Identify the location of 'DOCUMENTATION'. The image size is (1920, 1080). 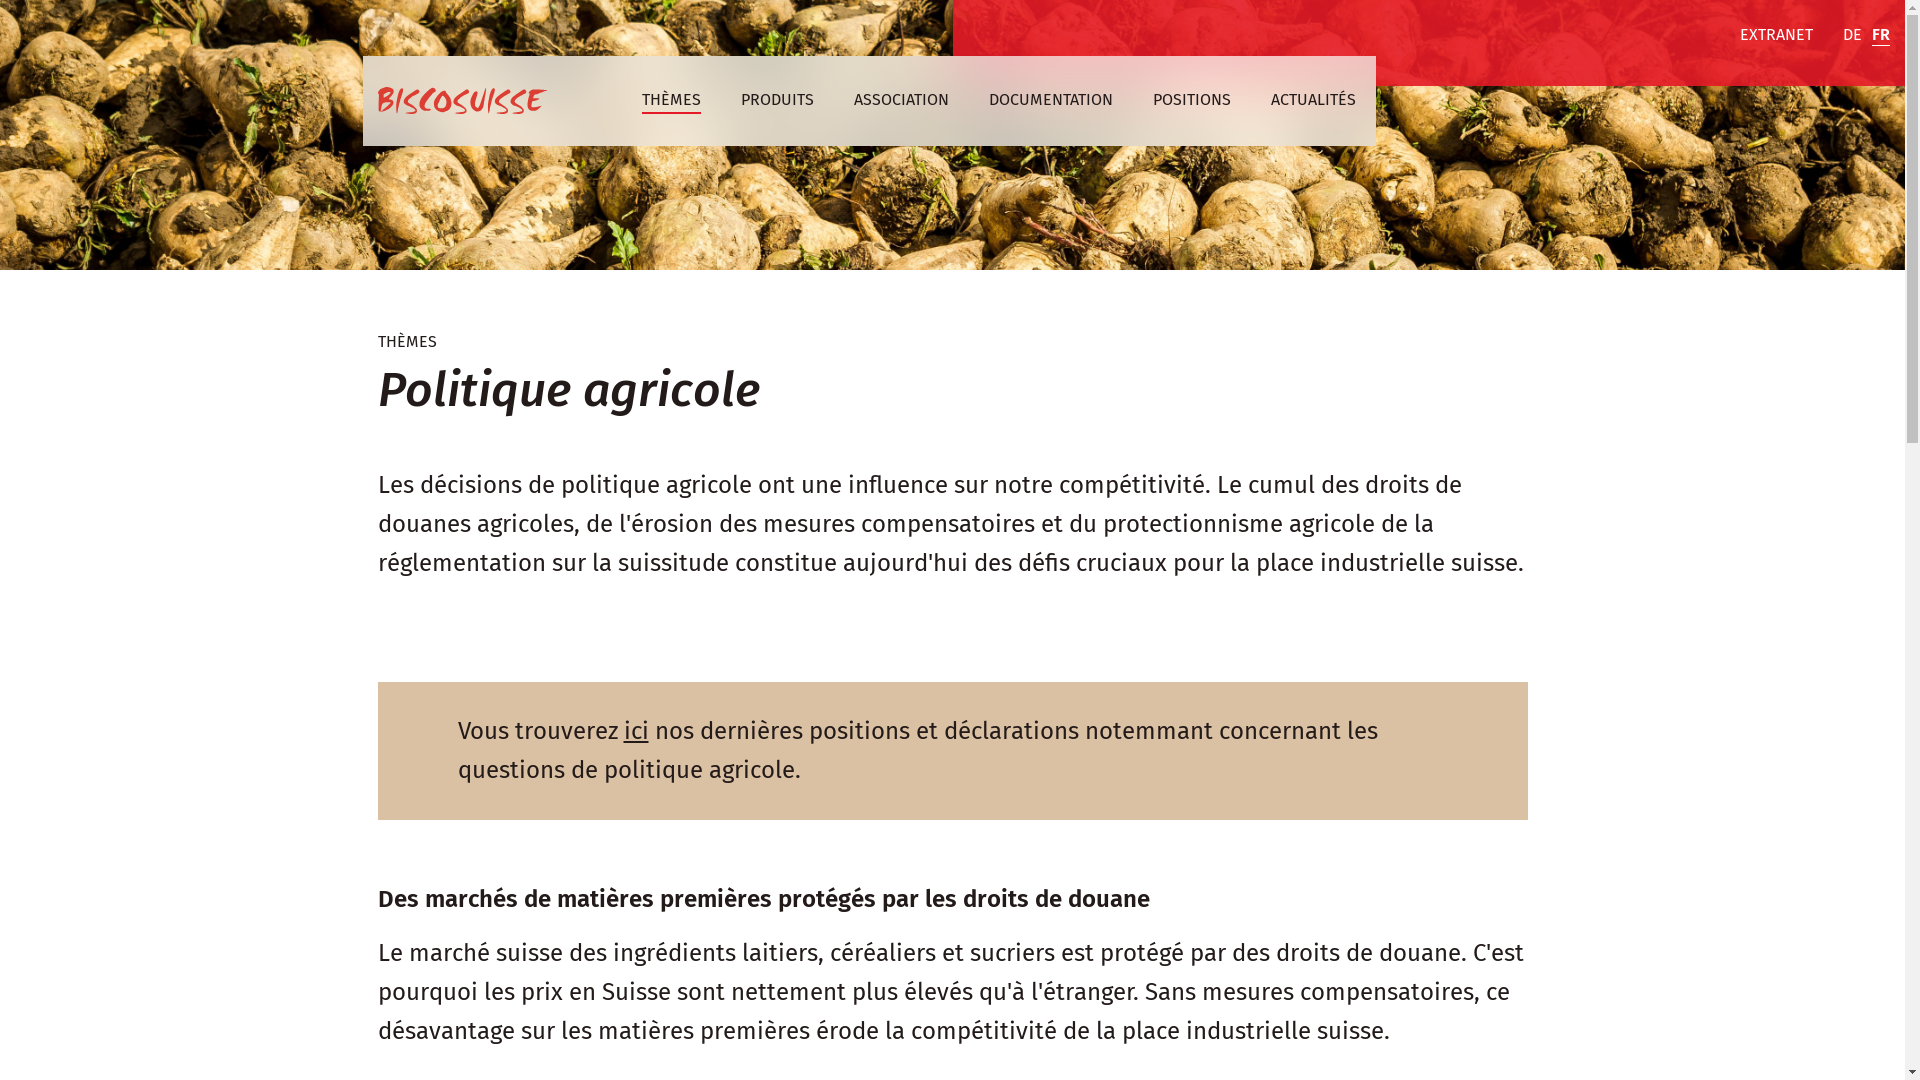
(1049, 100).